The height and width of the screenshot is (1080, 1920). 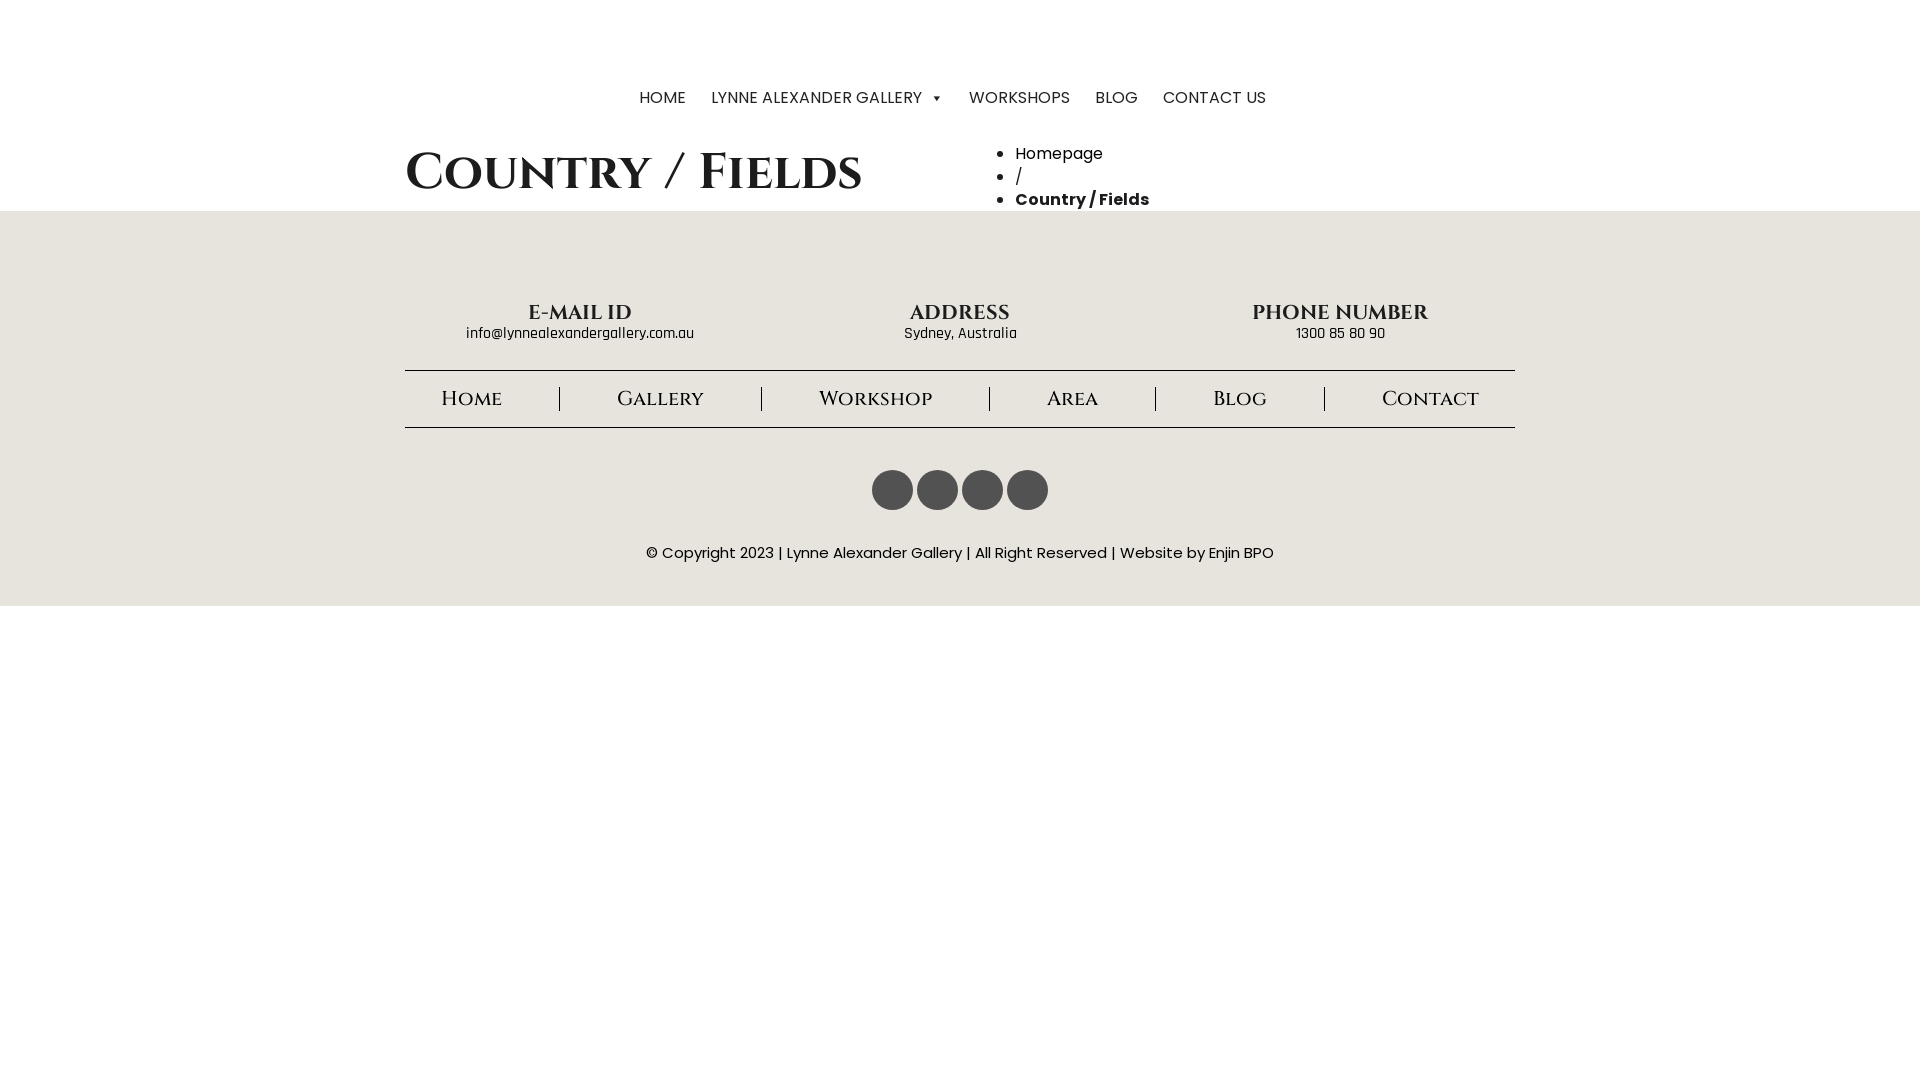 I want to click on '1300 85 80 90', so click(x=1340, y=332).